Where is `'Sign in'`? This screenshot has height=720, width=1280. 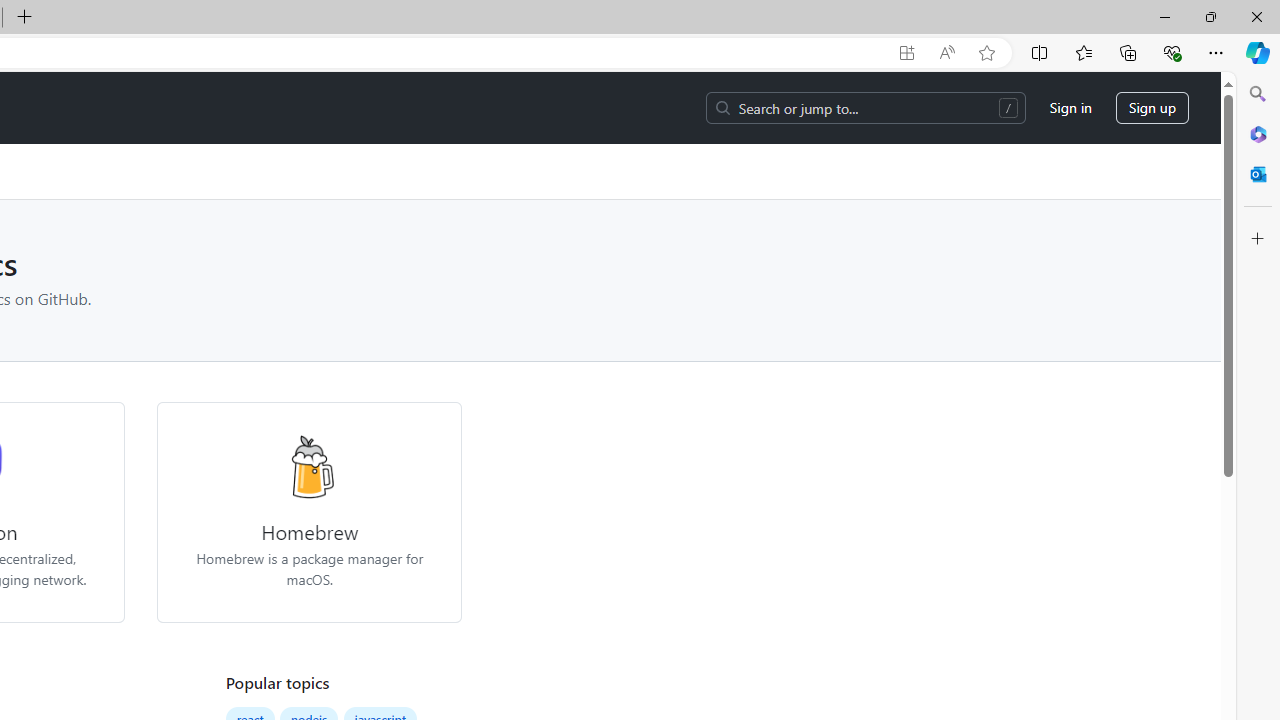 'Sign in' is located at coordinates (1069, 108).